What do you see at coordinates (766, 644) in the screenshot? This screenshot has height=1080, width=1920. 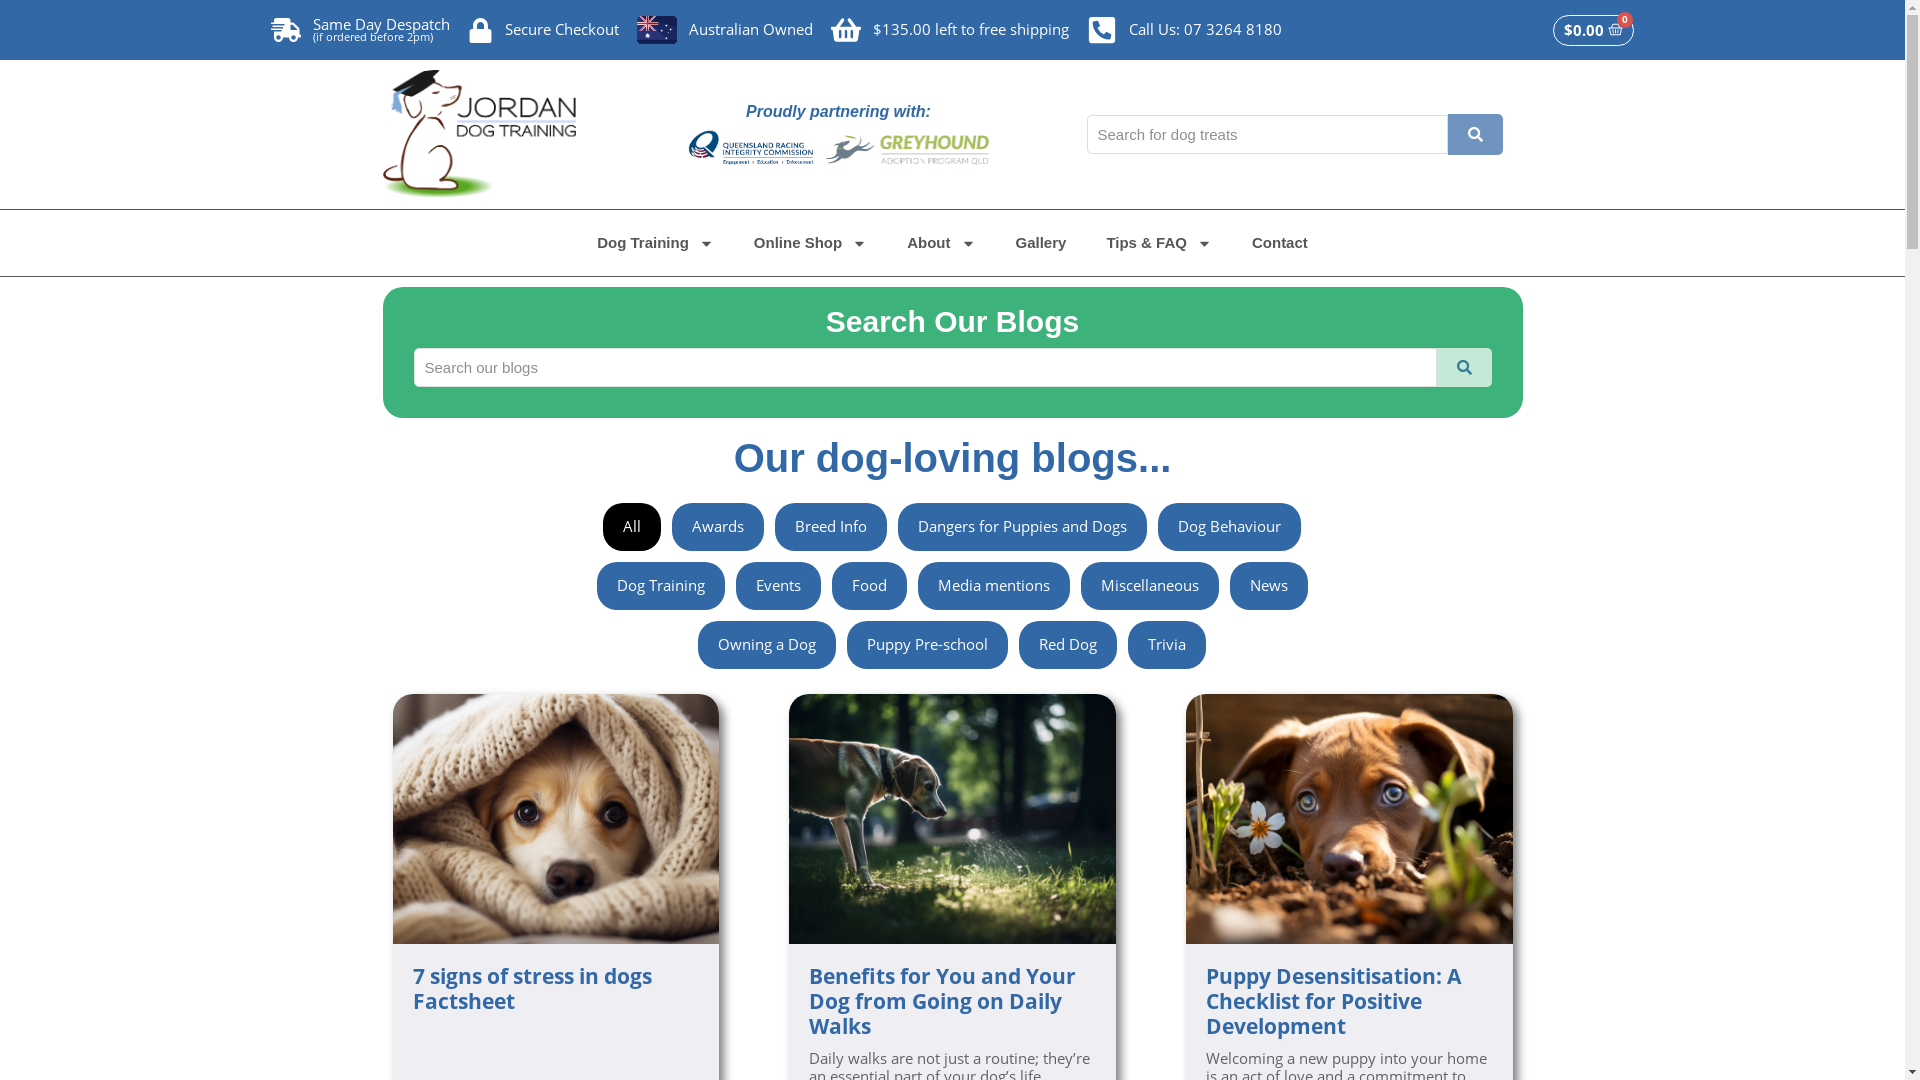 I see `'Owning a Dog'` at bounding box center [766, 644].